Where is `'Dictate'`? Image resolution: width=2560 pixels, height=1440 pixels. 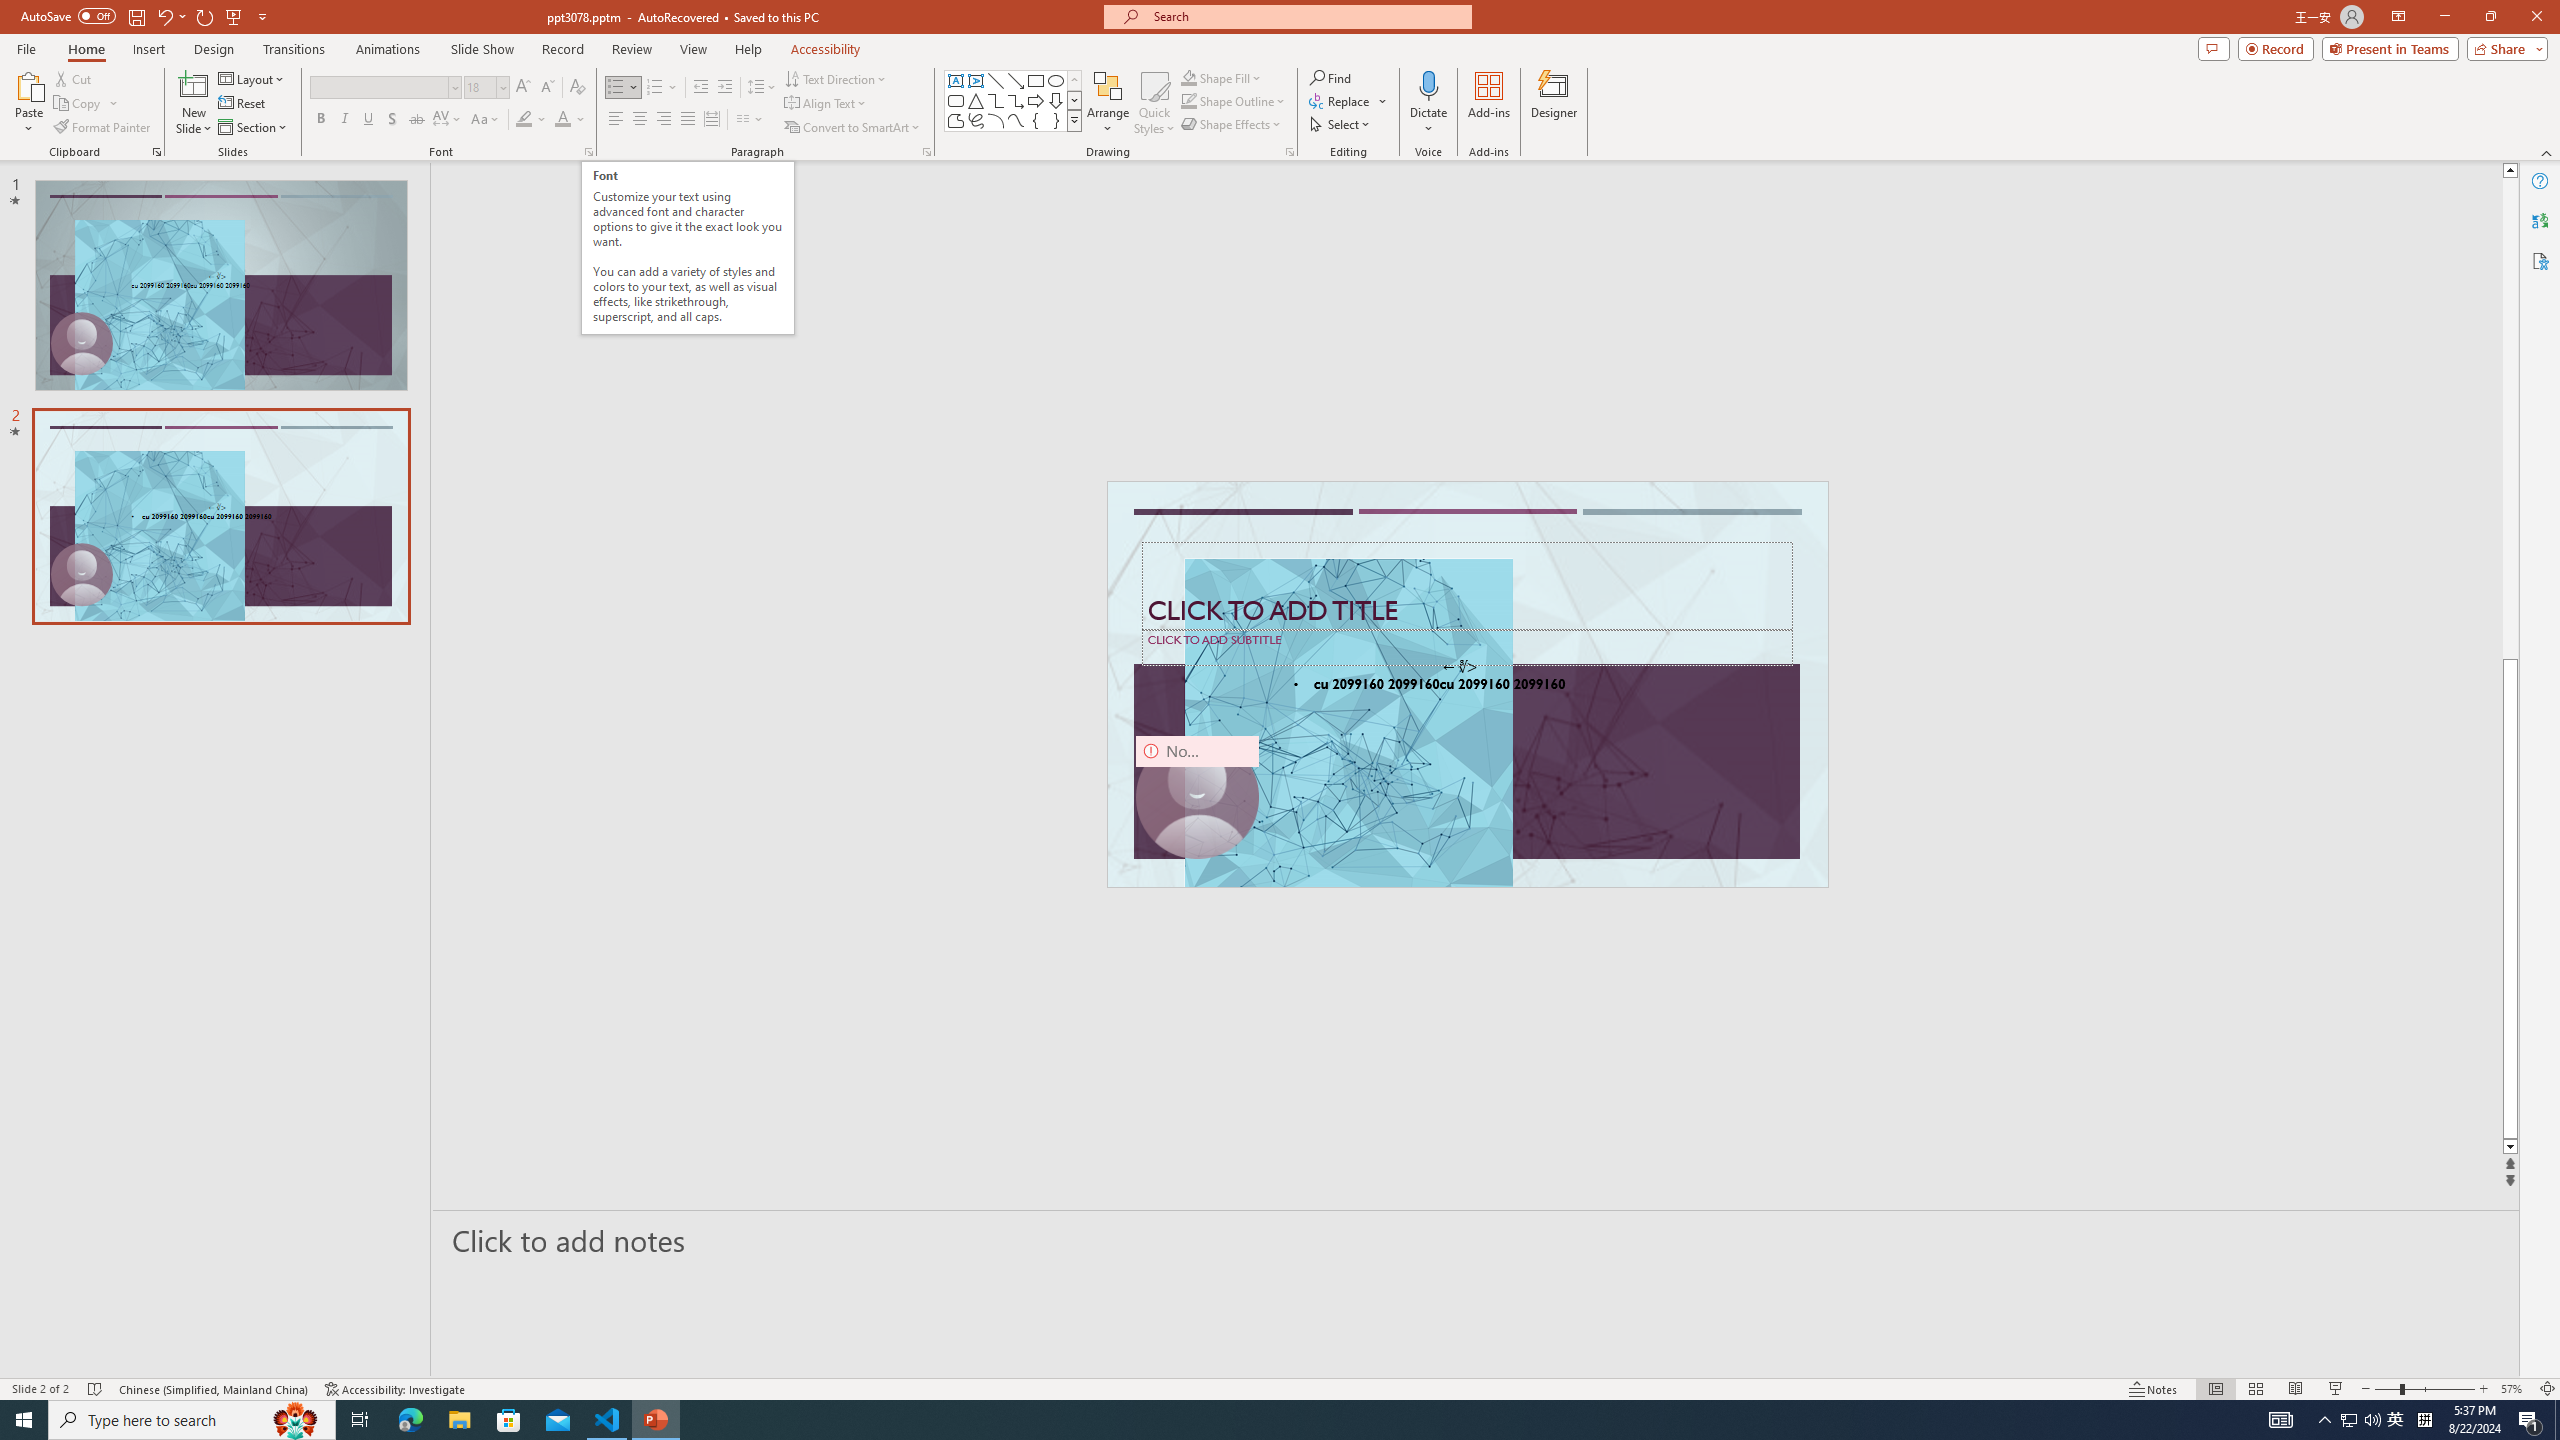
'Dictate' is located at coordinates (1427, 84).